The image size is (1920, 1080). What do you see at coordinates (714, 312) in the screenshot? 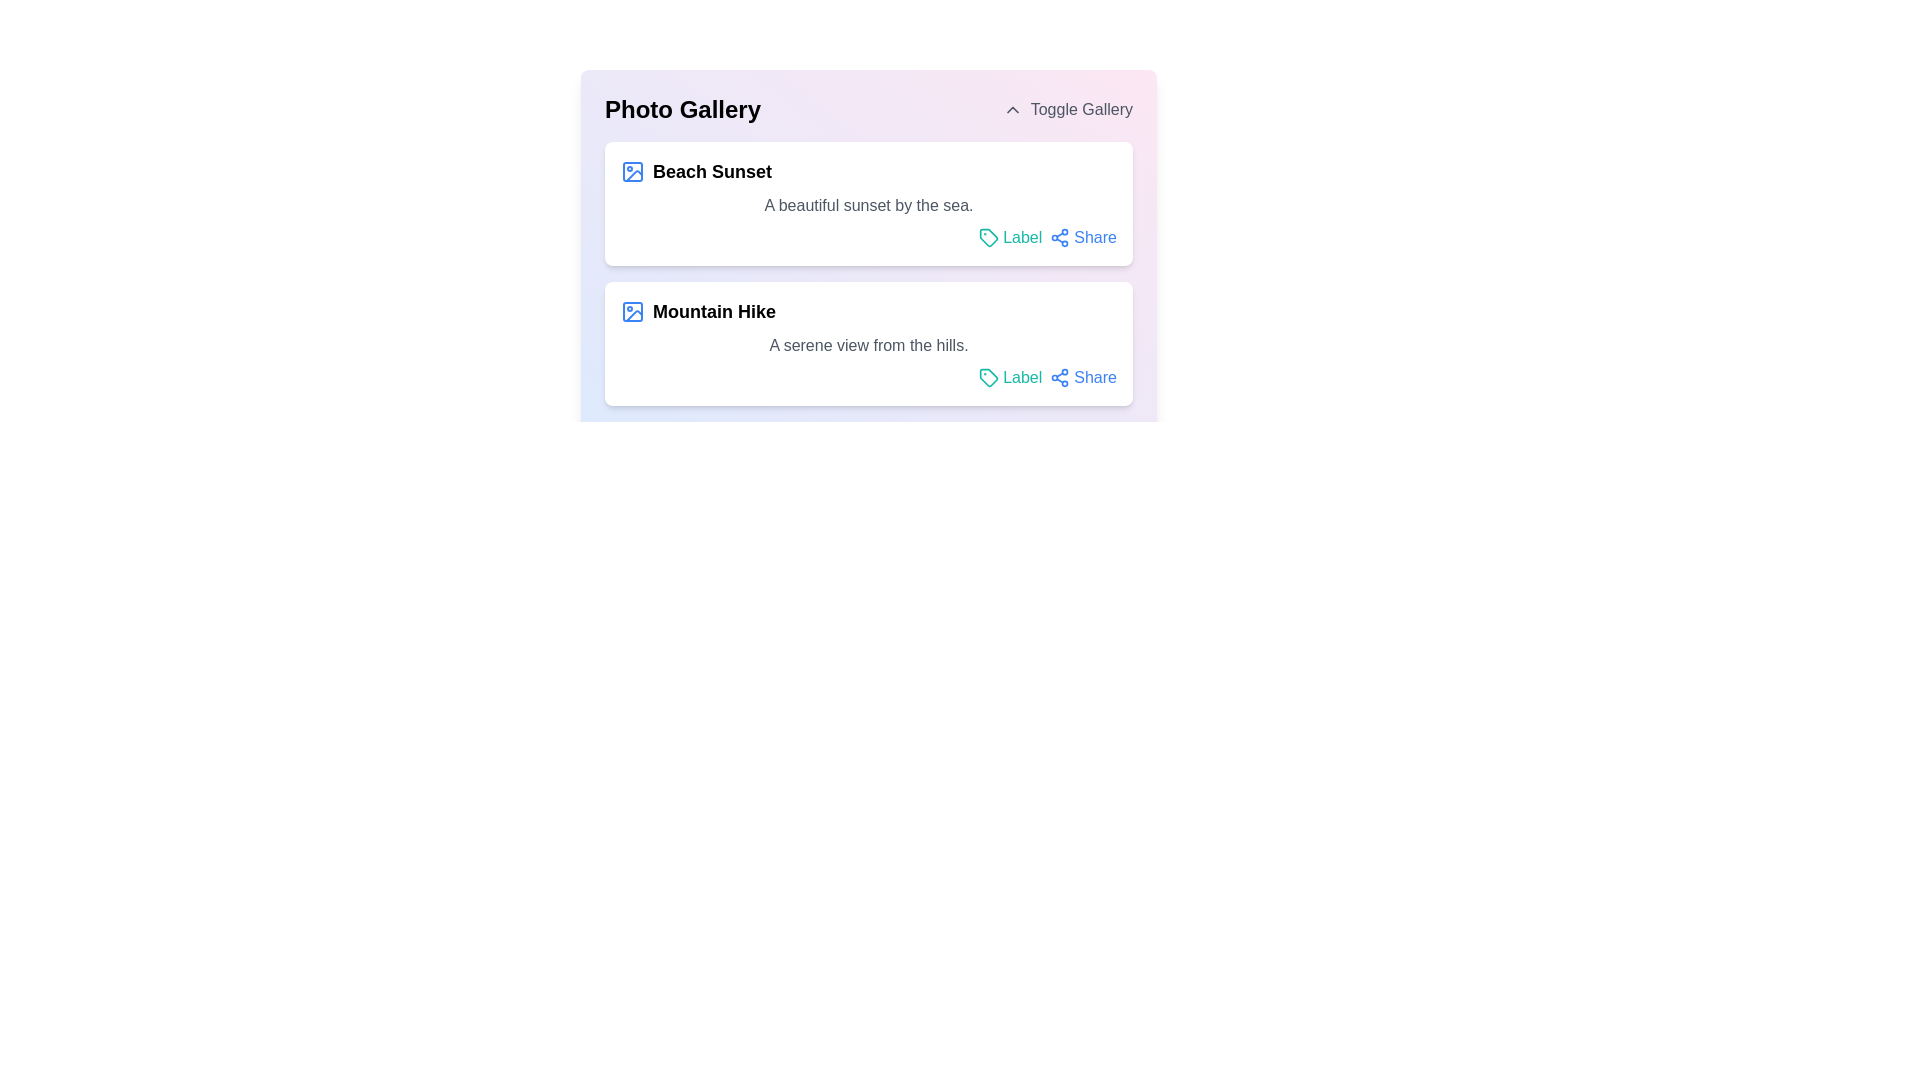
I see `the 'Mountain Hike' text label in the Photo Gallery section, which serves as the title for the second item in the list and is located to the right of a blue photo icon` at bounding box center [714, 312].